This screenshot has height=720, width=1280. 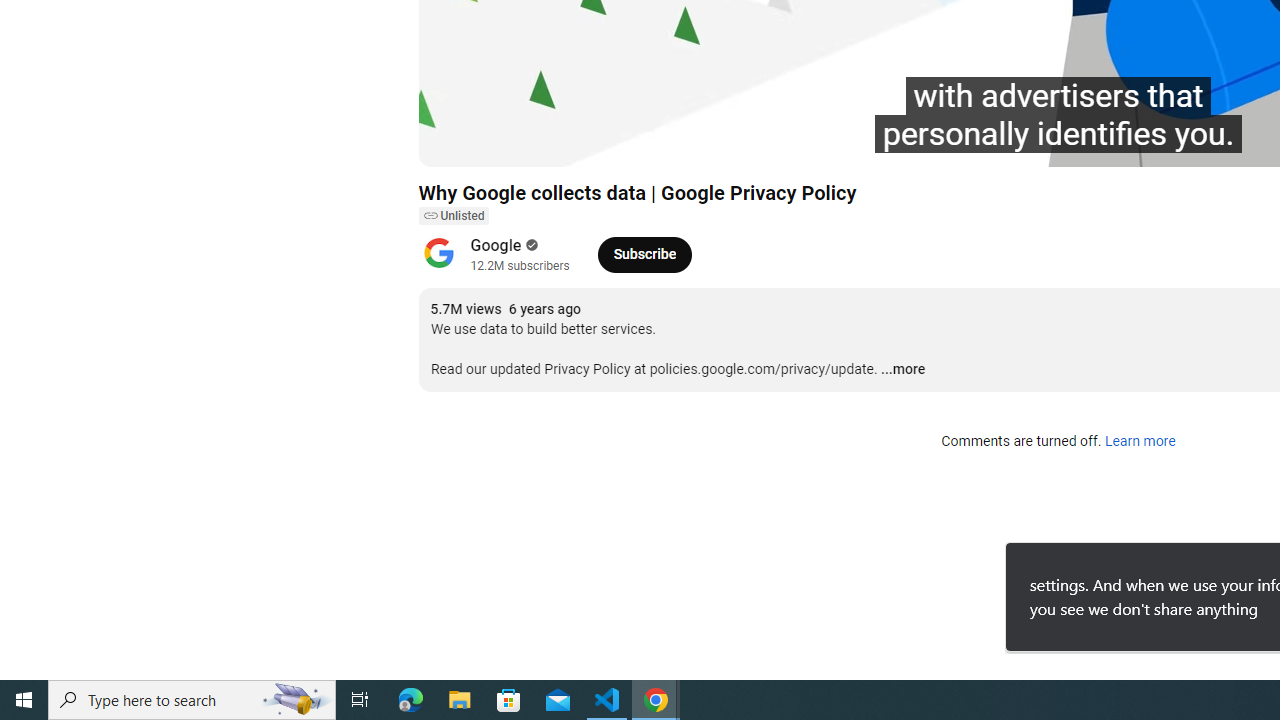 What do you see at coordinates (496, 244) in the screenshot?
I see `'Google'` at bounding box center [496, 244].